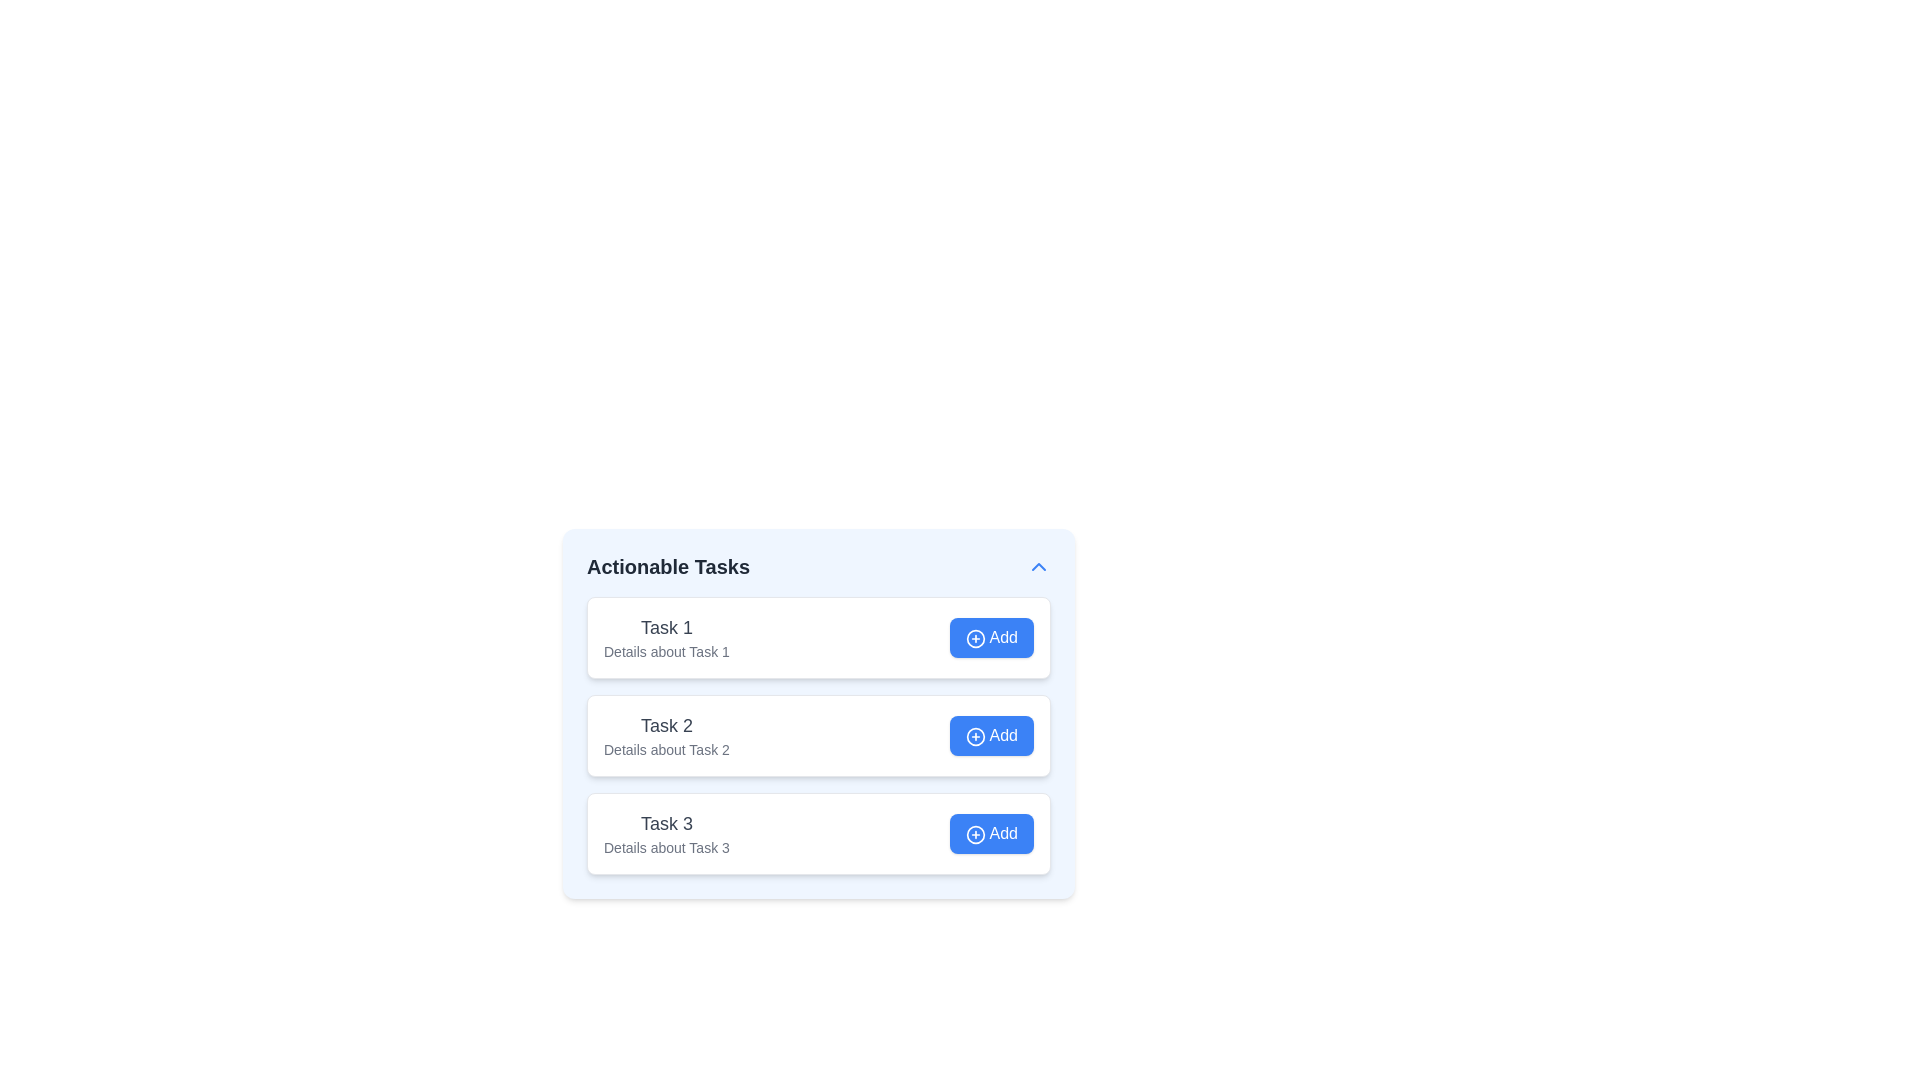 The image size is (1920, 1080). What do you see at coordinates (975, 736) in the screenshot?
I see `element information of the SVG Circle representing the 'Add' button, which is located to the right of 'Task 2' in the task list interface` at bounding box center [975, 736].